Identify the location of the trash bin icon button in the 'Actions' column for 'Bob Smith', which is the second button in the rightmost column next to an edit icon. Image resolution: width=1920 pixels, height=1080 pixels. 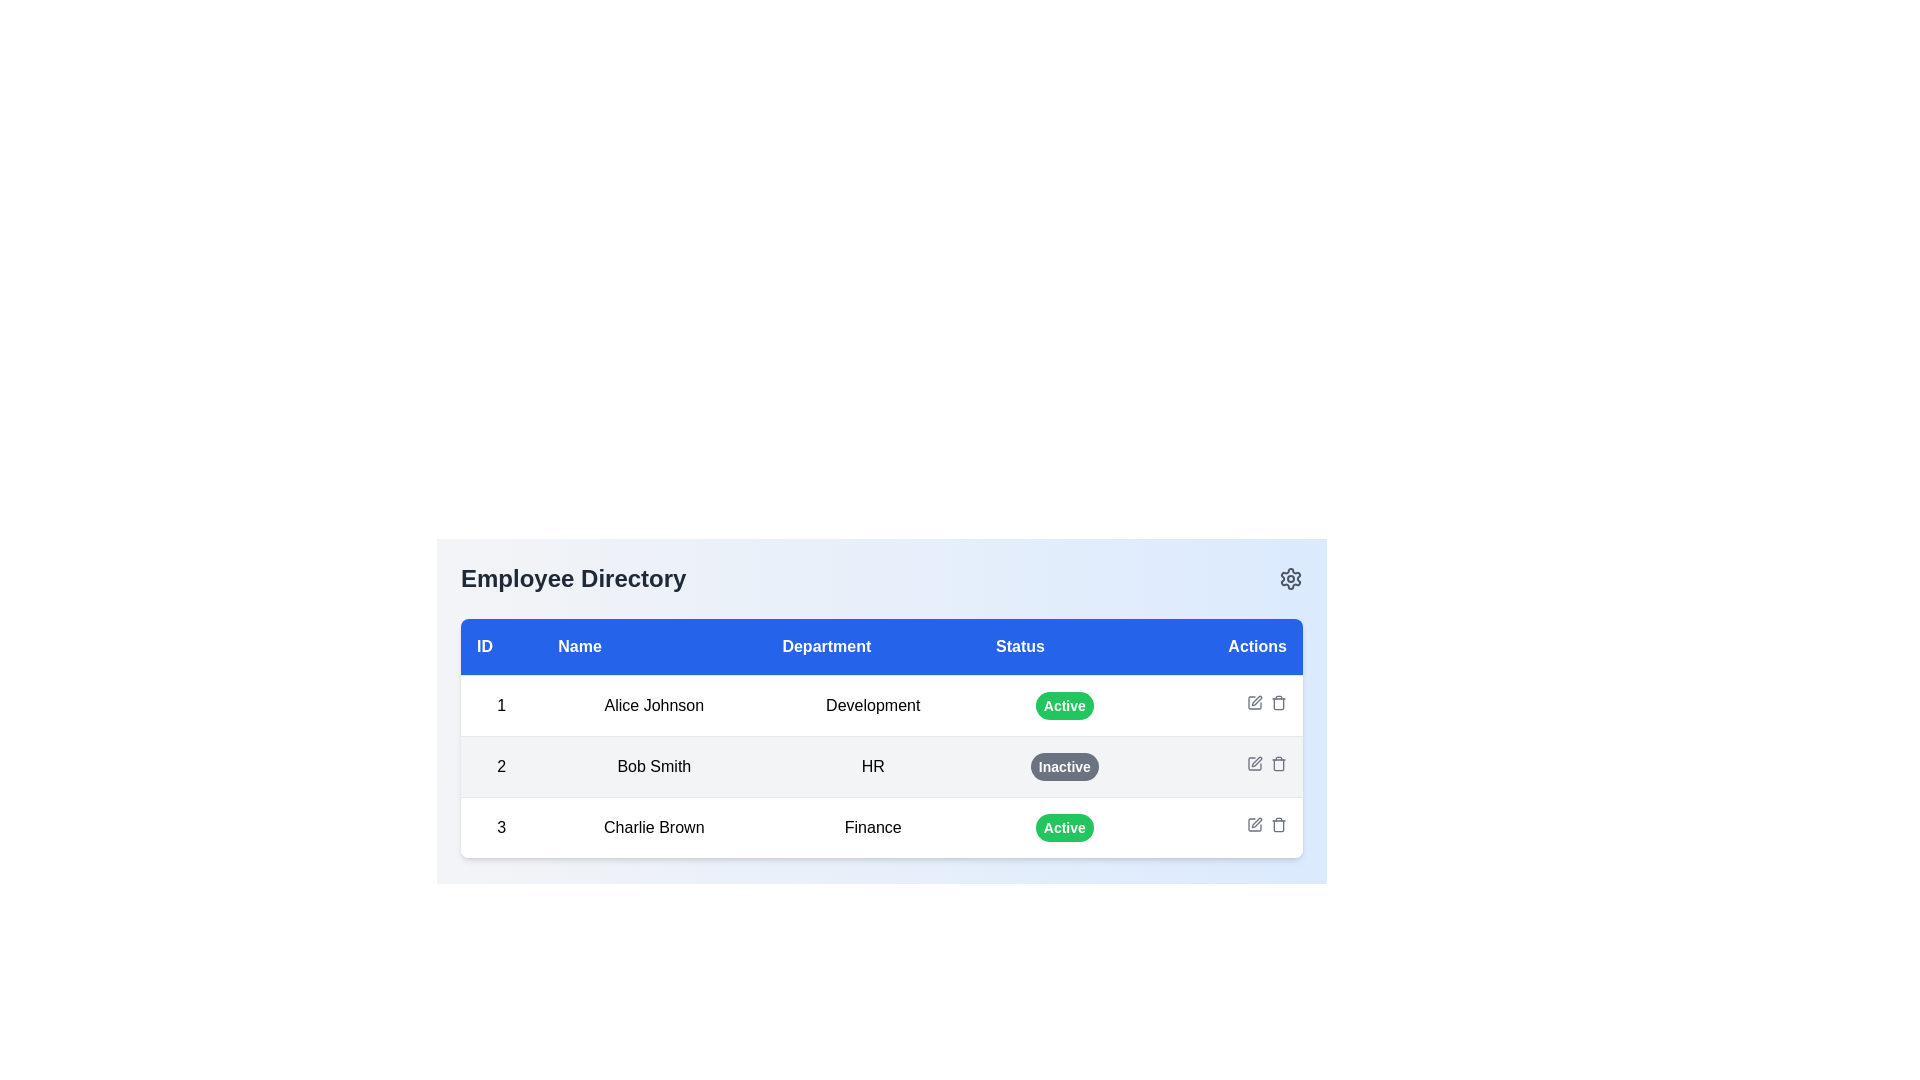
(1277, 763).